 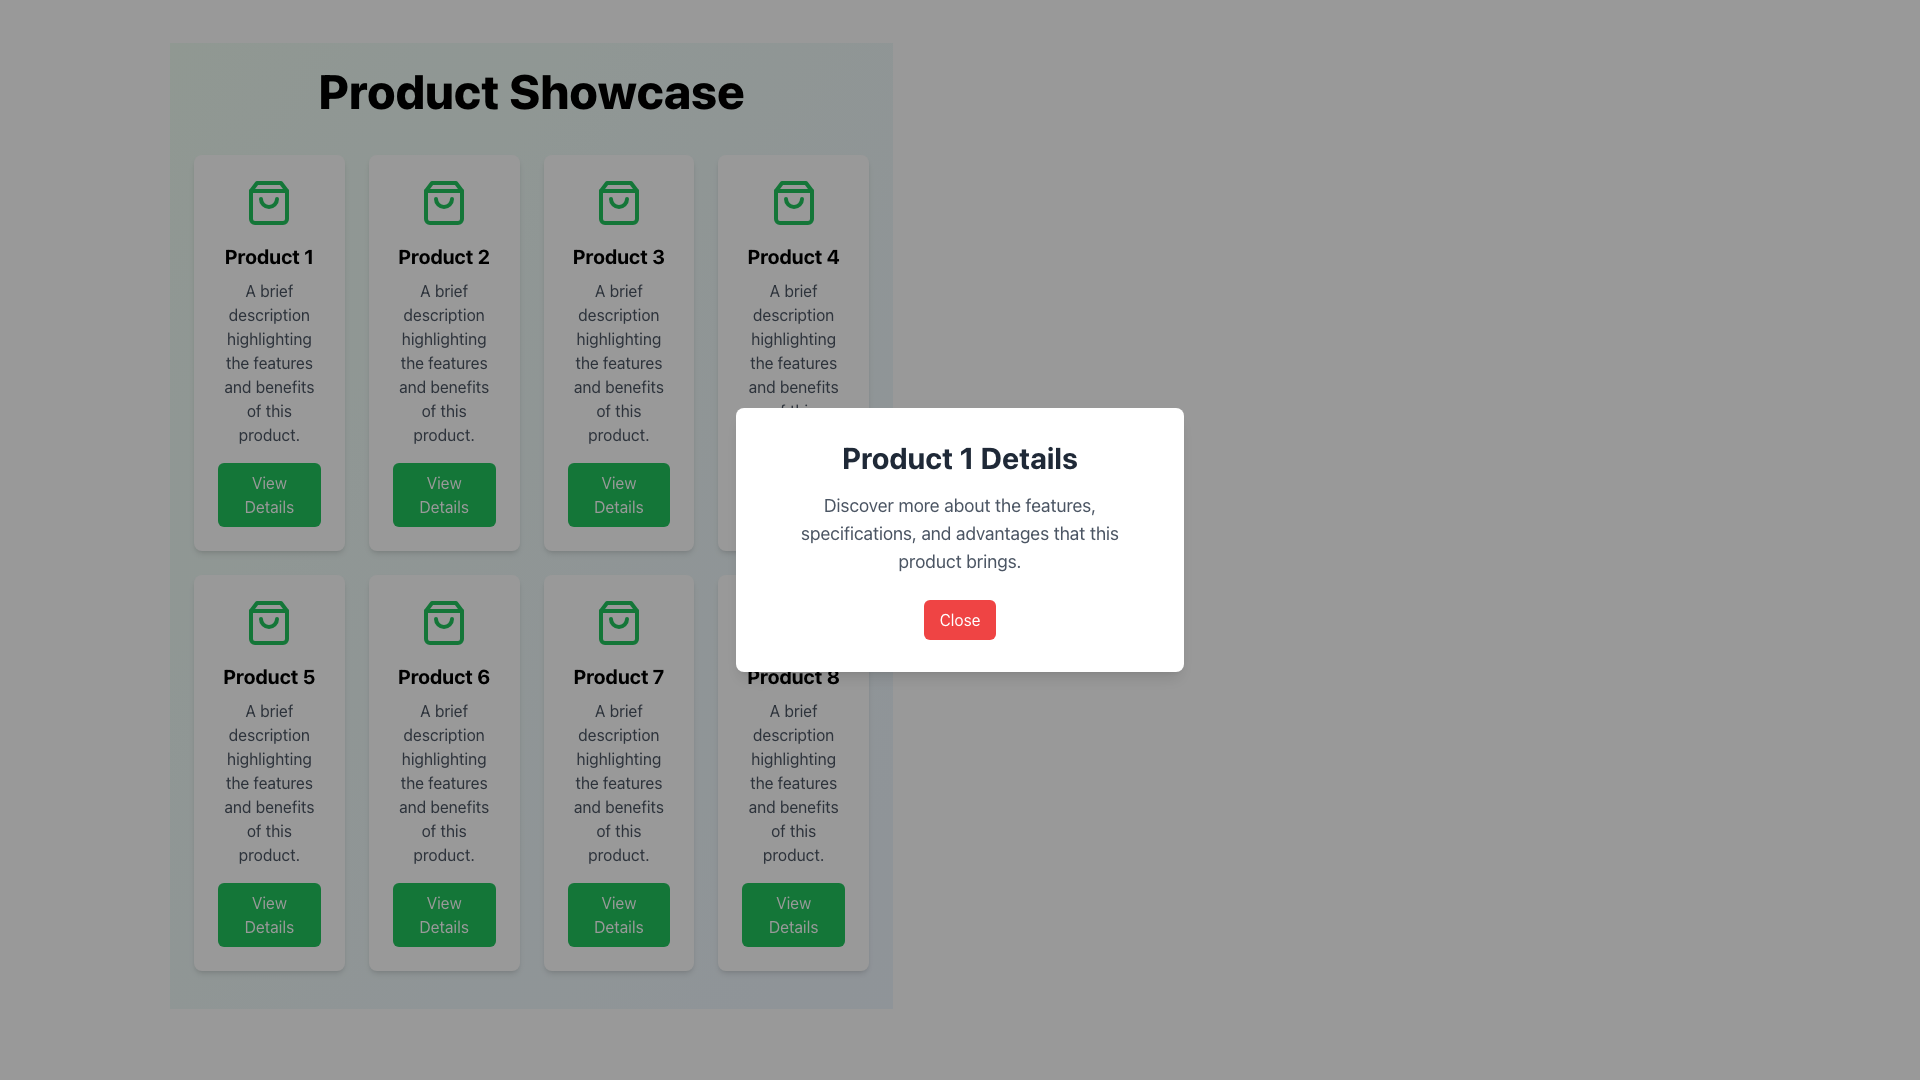 What do you see at coordinates (617, 203) in the screenshot?
I see `the decorative shopping icon located in the center of the top section of the tile labeled 'Product 3', aligned with the grid layout in the first row, third column` at bounding box center [617, 203].